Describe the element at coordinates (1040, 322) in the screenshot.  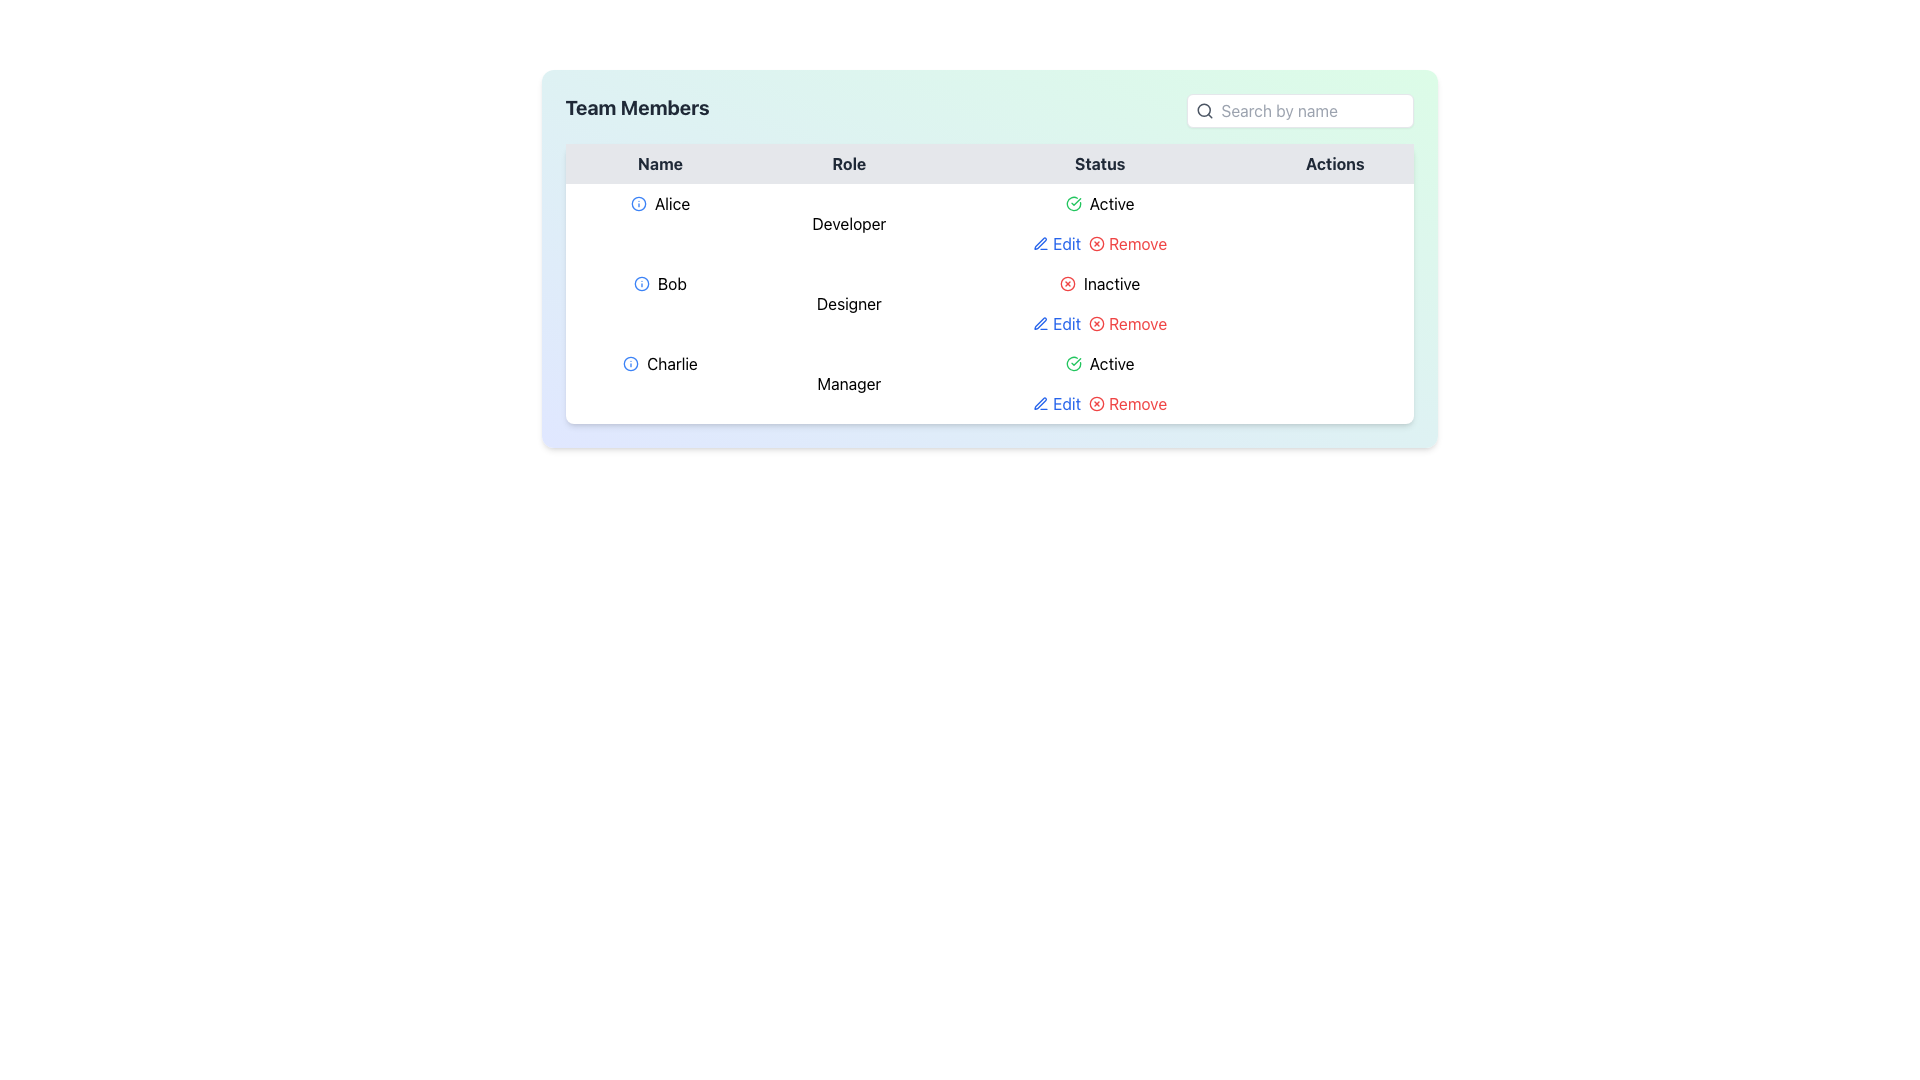
I see `the edit button in the 'Actions' column for the user record 'Bob' to initiate editing` at that location.